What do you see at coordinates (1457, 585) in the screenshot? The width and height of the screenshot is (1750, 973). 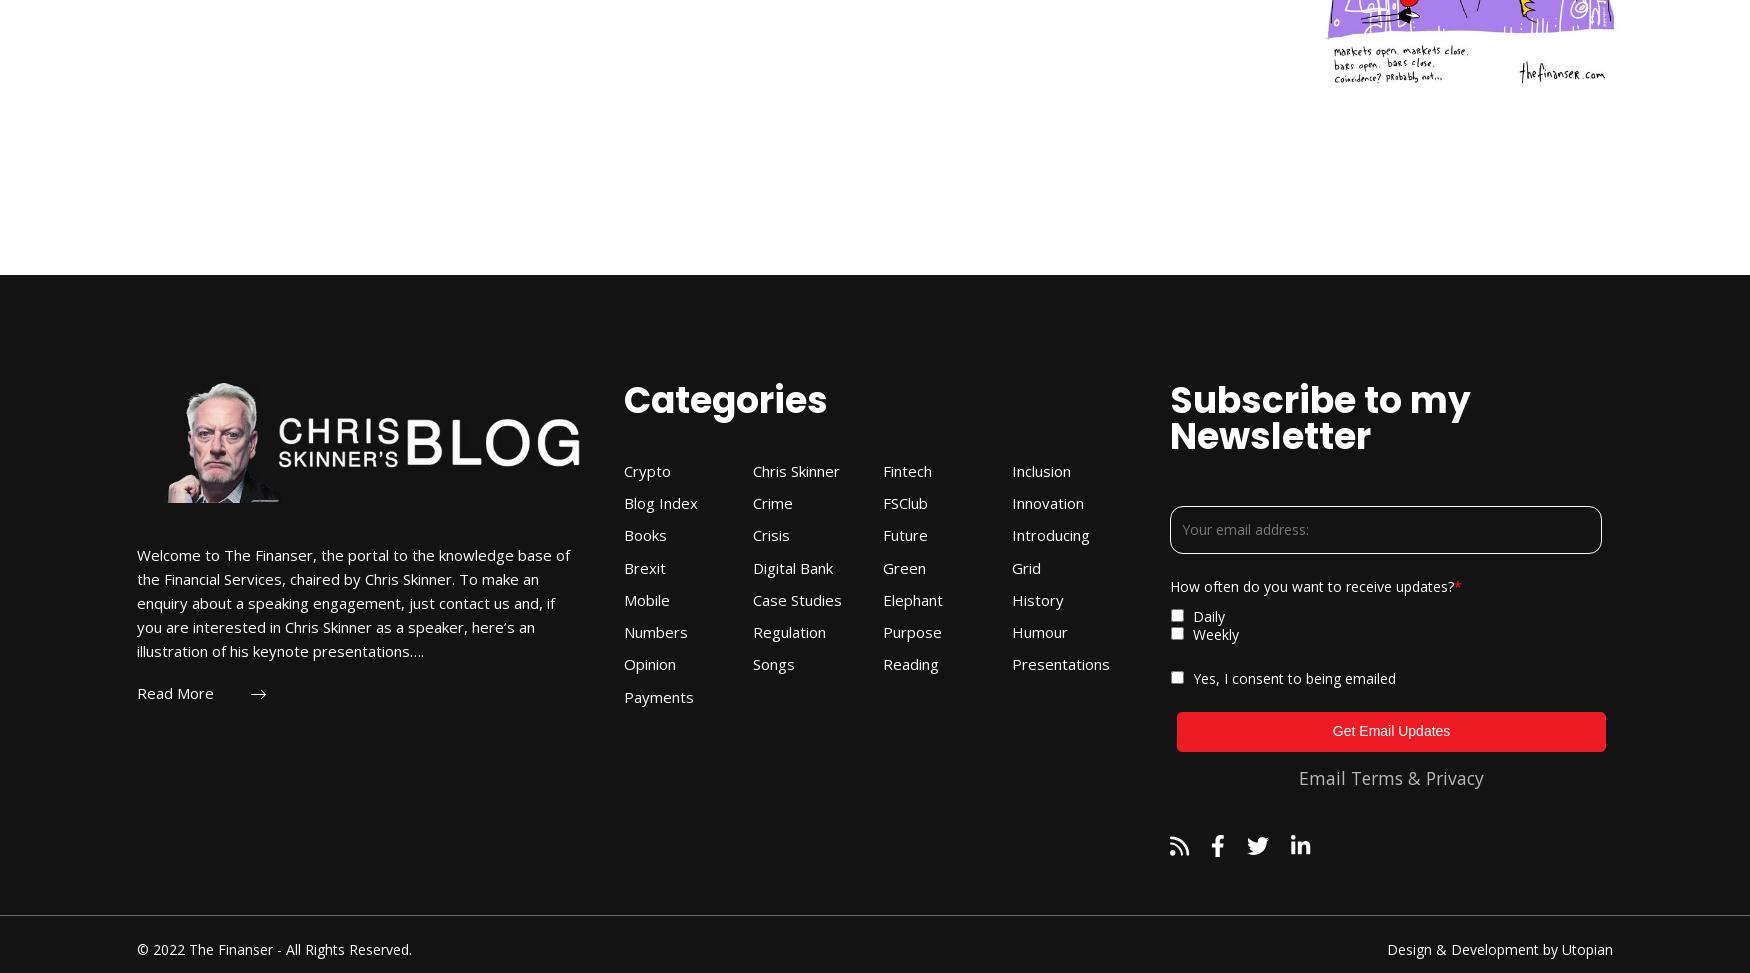 I see `'*'` at bounding box center [1457, 585].